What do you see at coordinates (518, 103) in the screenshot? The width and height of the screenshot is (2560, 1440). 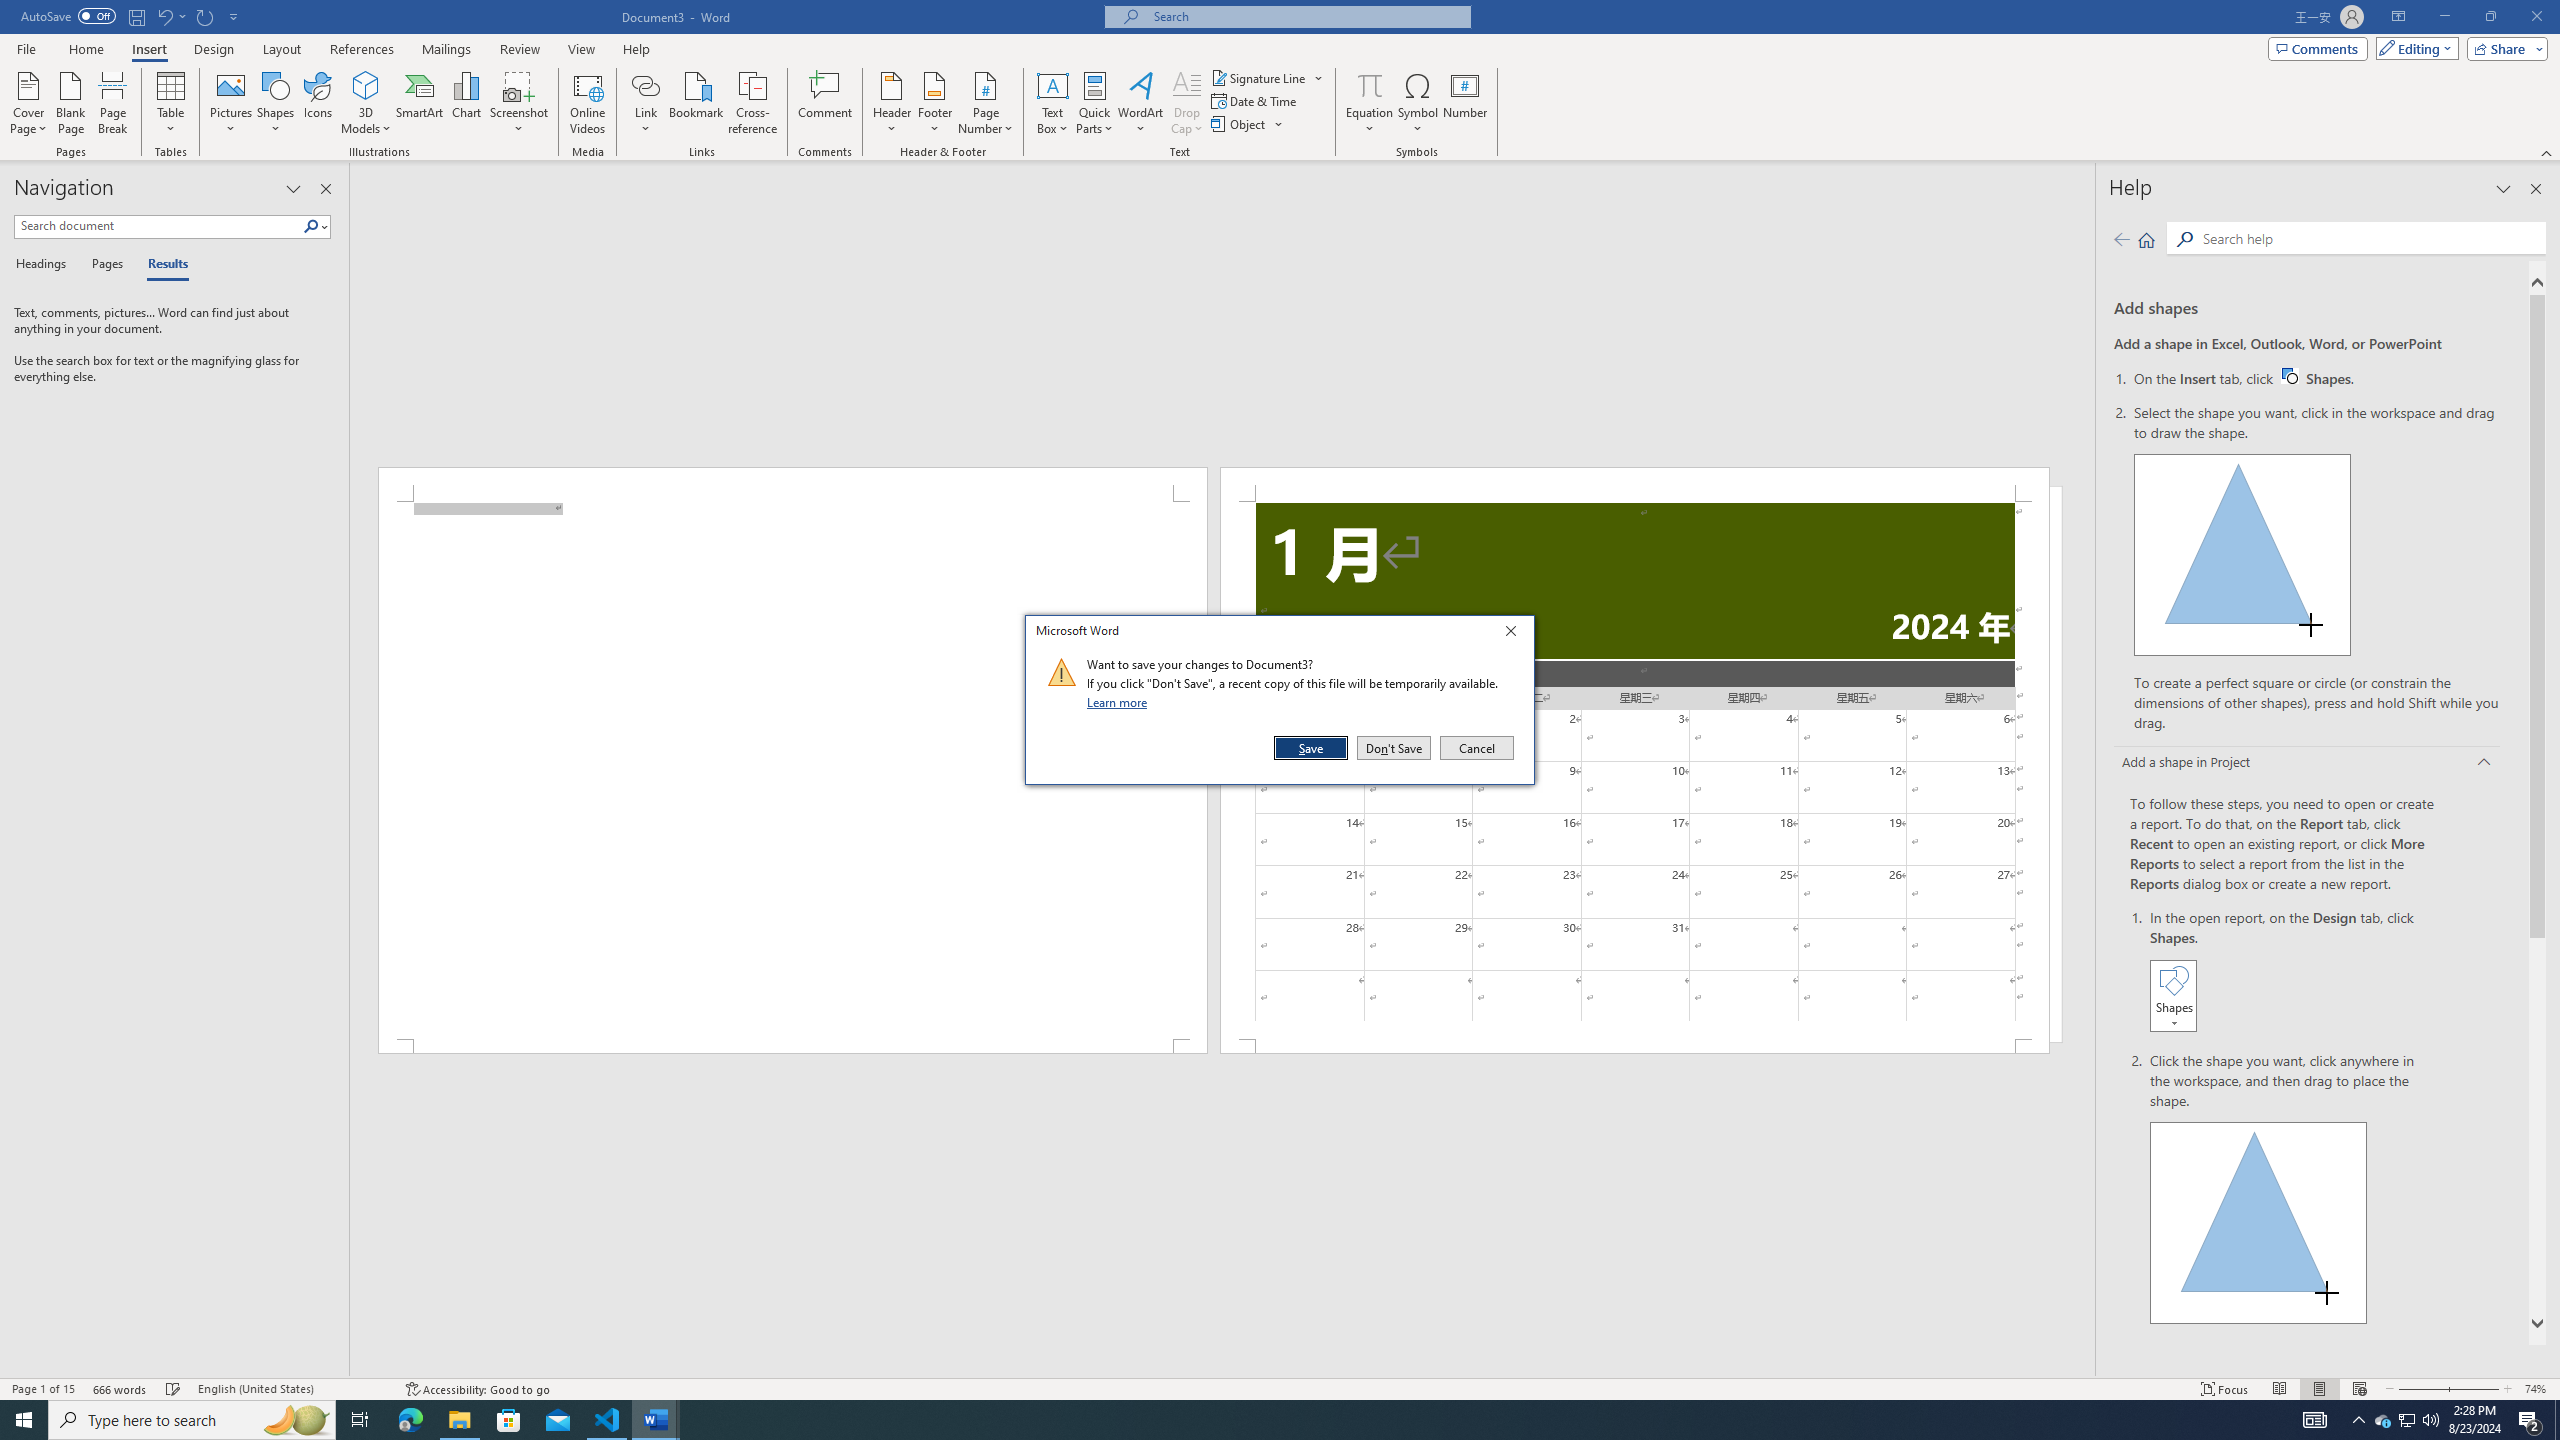 I see `'Screenshot'` at bounding box center [518, 103].